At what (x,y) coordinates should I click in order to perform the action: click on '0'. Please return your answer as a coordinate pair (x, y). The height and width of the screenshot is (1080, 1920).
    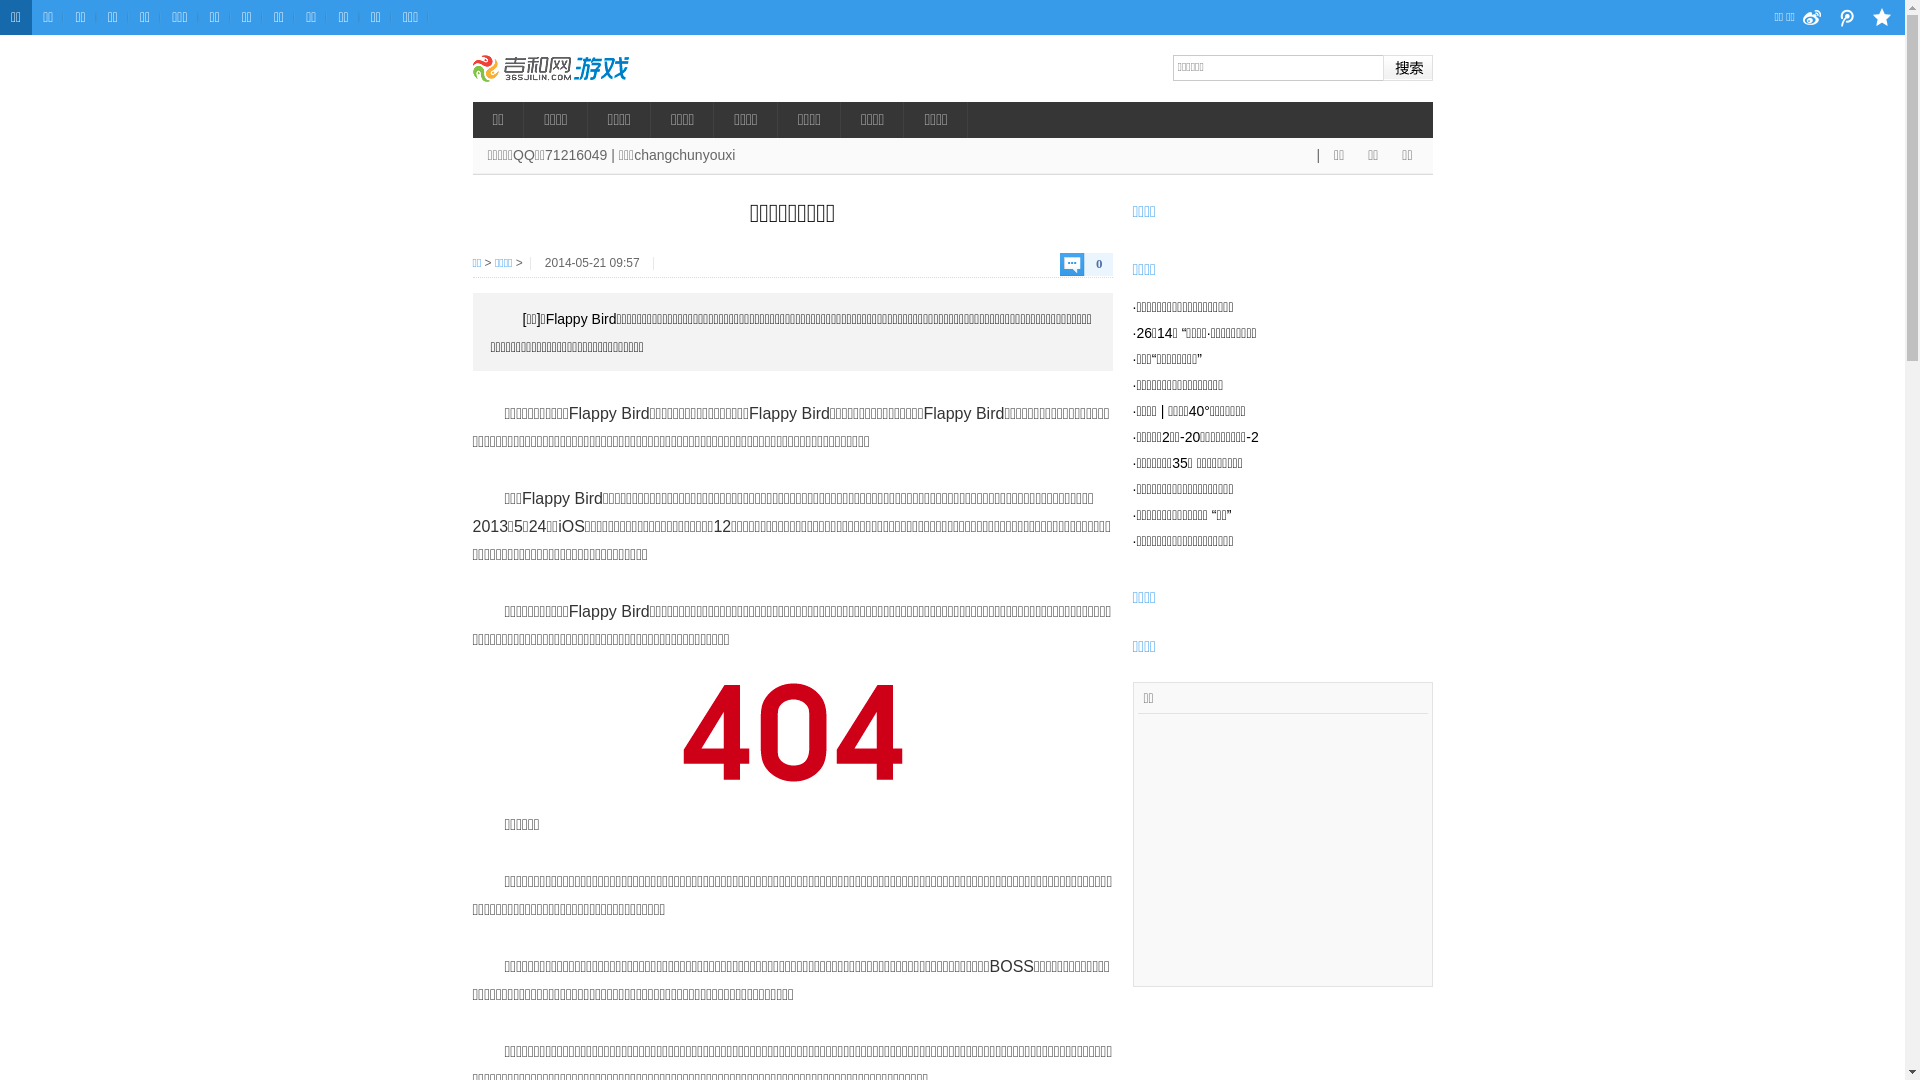
    Looking at the image, I should click on (1085, 262).